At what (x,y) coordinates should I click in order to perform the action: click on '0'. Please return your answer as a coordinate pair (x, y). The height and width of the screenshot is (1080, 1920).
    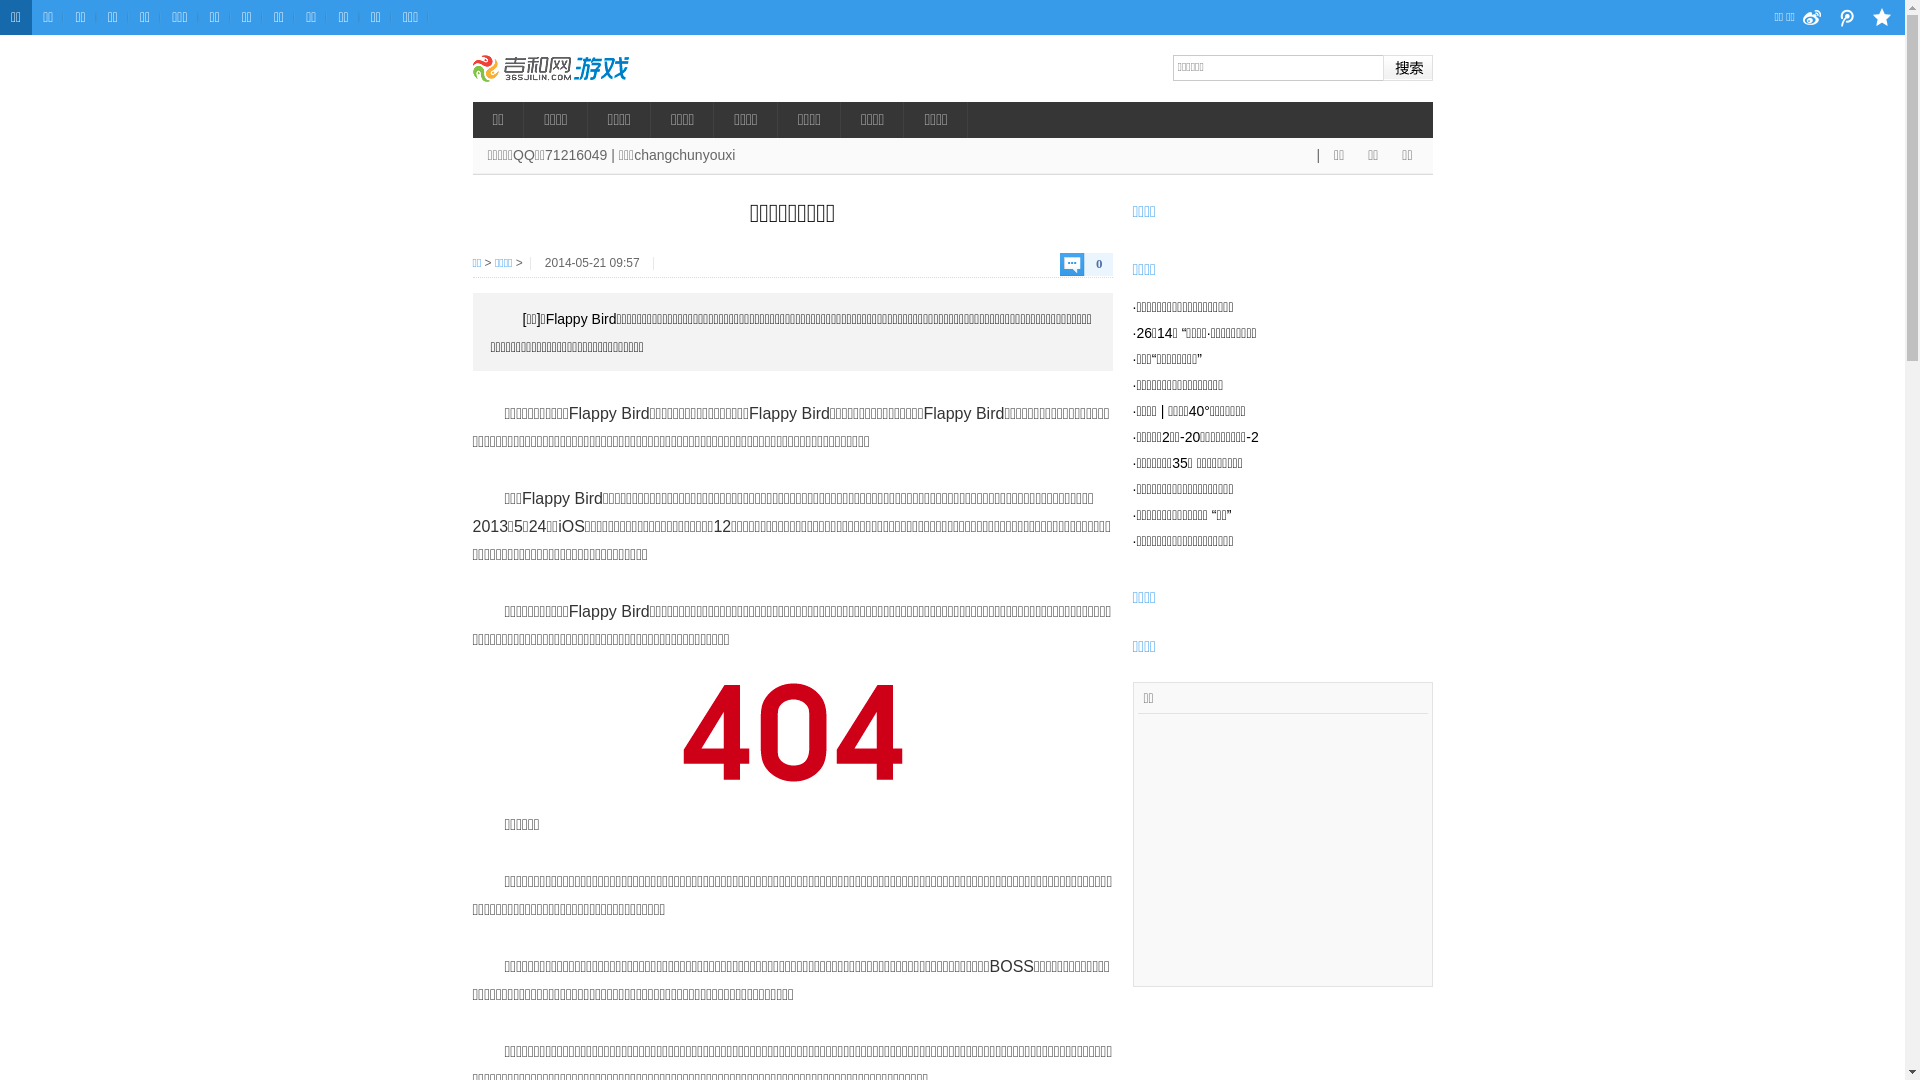
    Looking at the image, I should click on (1085, 262).